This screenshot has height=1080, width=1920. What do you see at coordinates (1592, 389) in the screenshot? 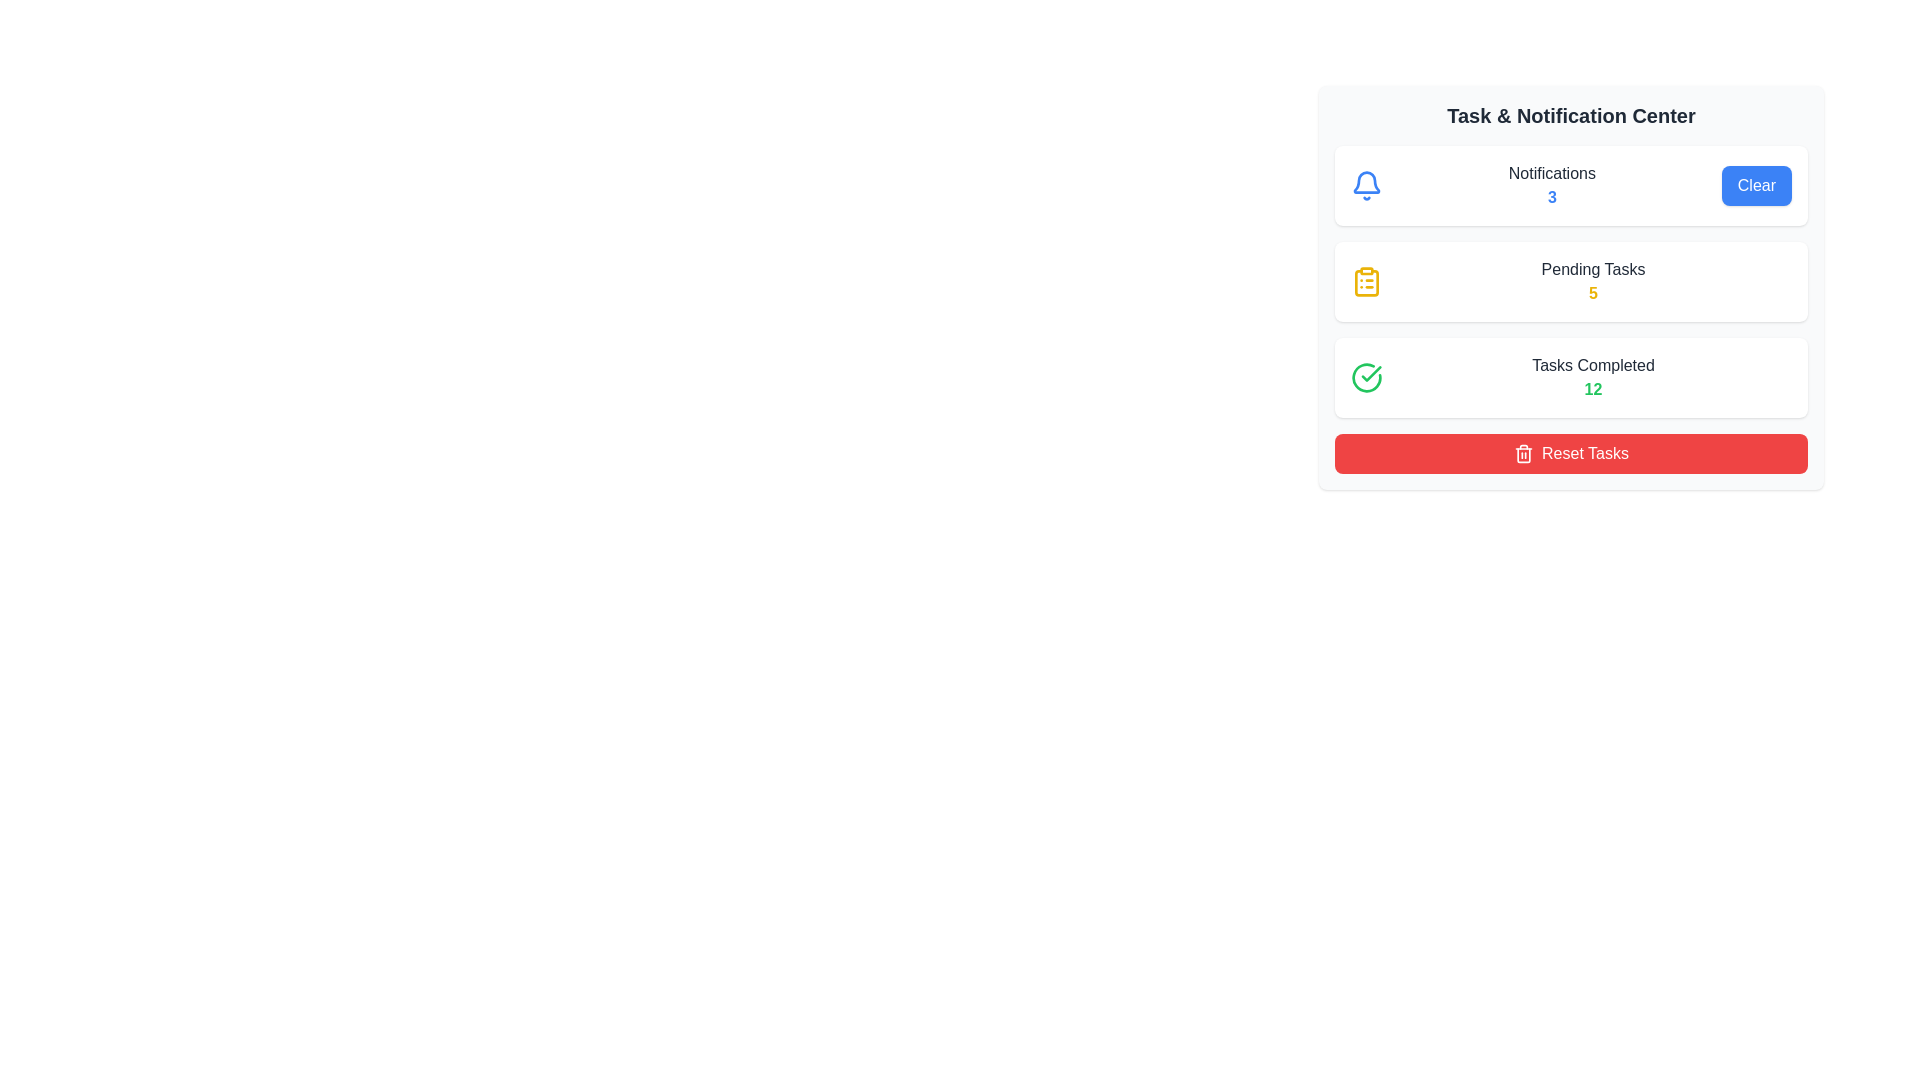
I see `the text displaying the number of completed tasks located below and to the right of 'Tasks Completed' in the 'Task & Notification Center' box` at bounding box center [1592, 389].